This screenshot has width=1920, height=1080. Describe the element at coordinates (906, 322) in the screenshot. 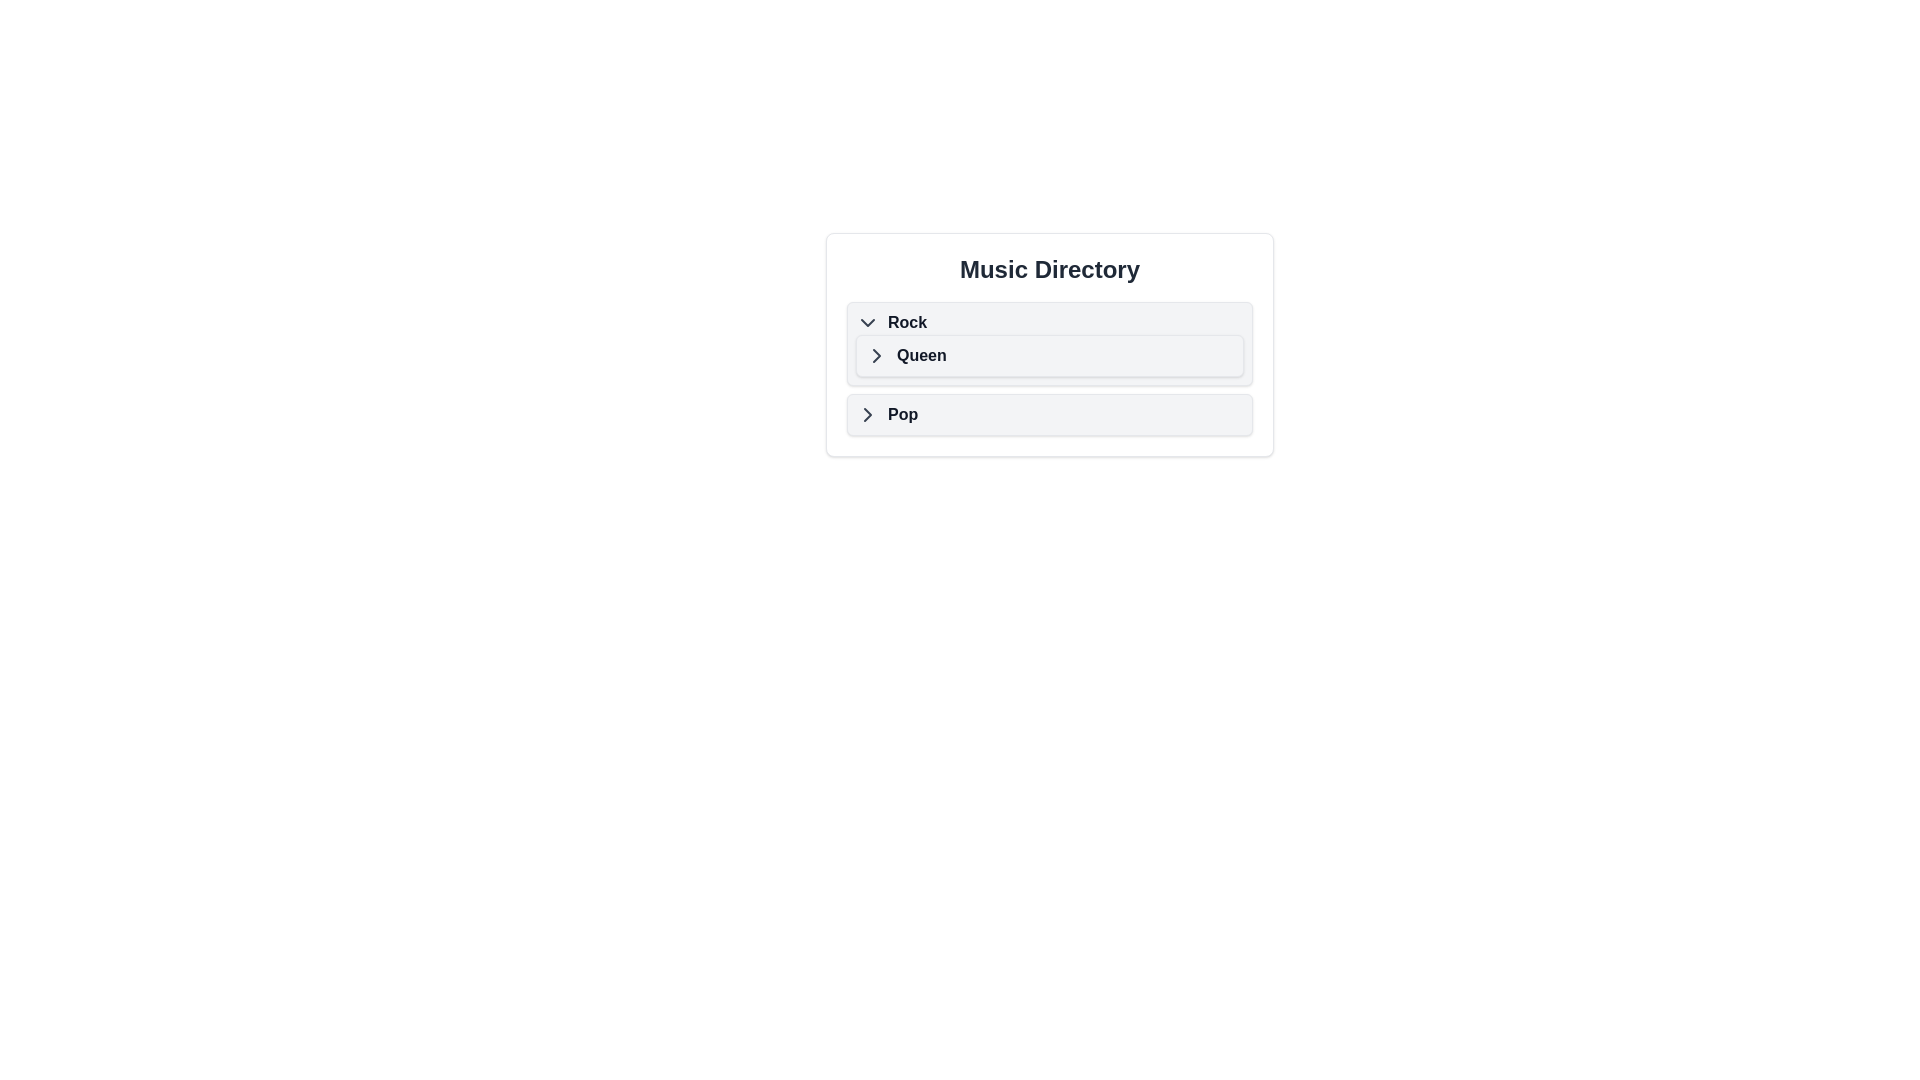

I see `the 'Rock' text label in the 'Music Directory' interface, which is located to the right of the chevron-down icon` at that location.